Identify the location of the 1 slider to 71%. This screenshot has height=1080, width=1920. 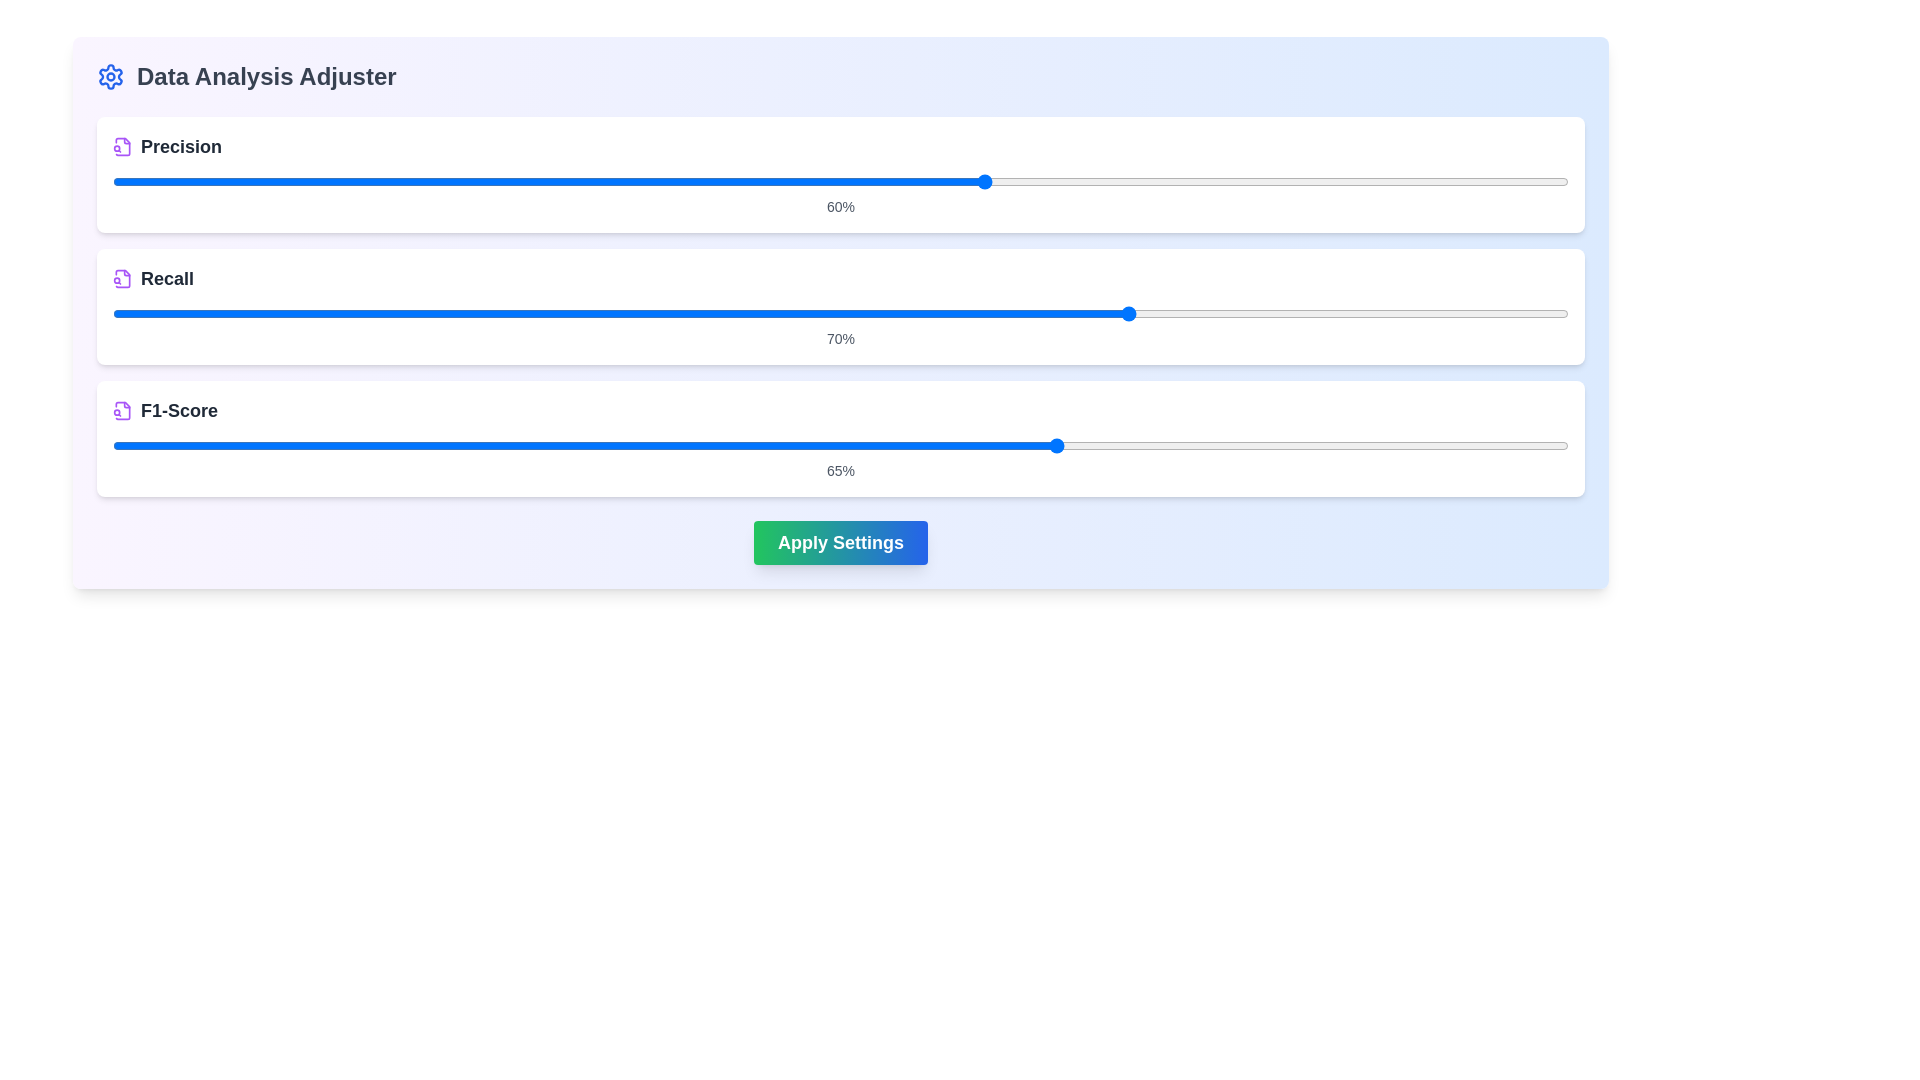
(1357, 313).